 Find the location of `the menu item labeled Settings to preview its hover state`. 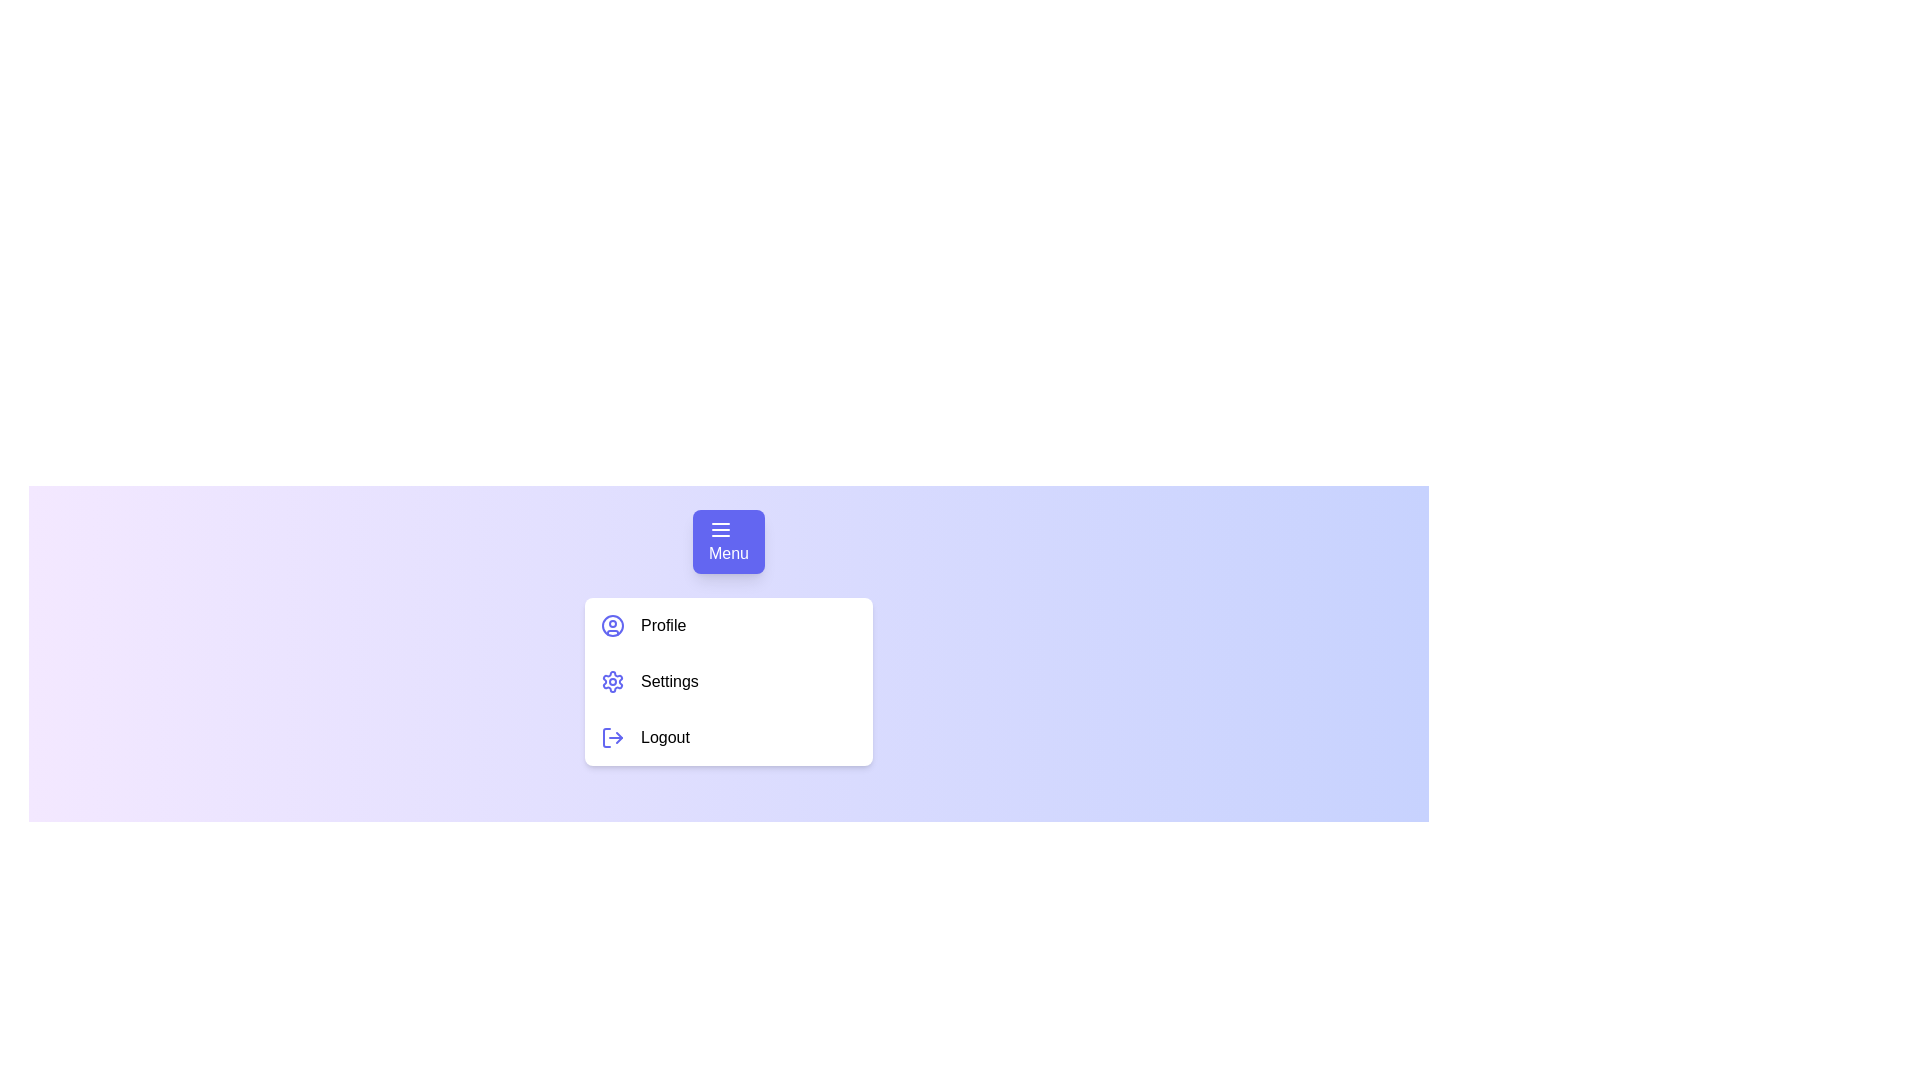

the menu item labeled Settings to preview its hover state is located at coordinates (728, 681).